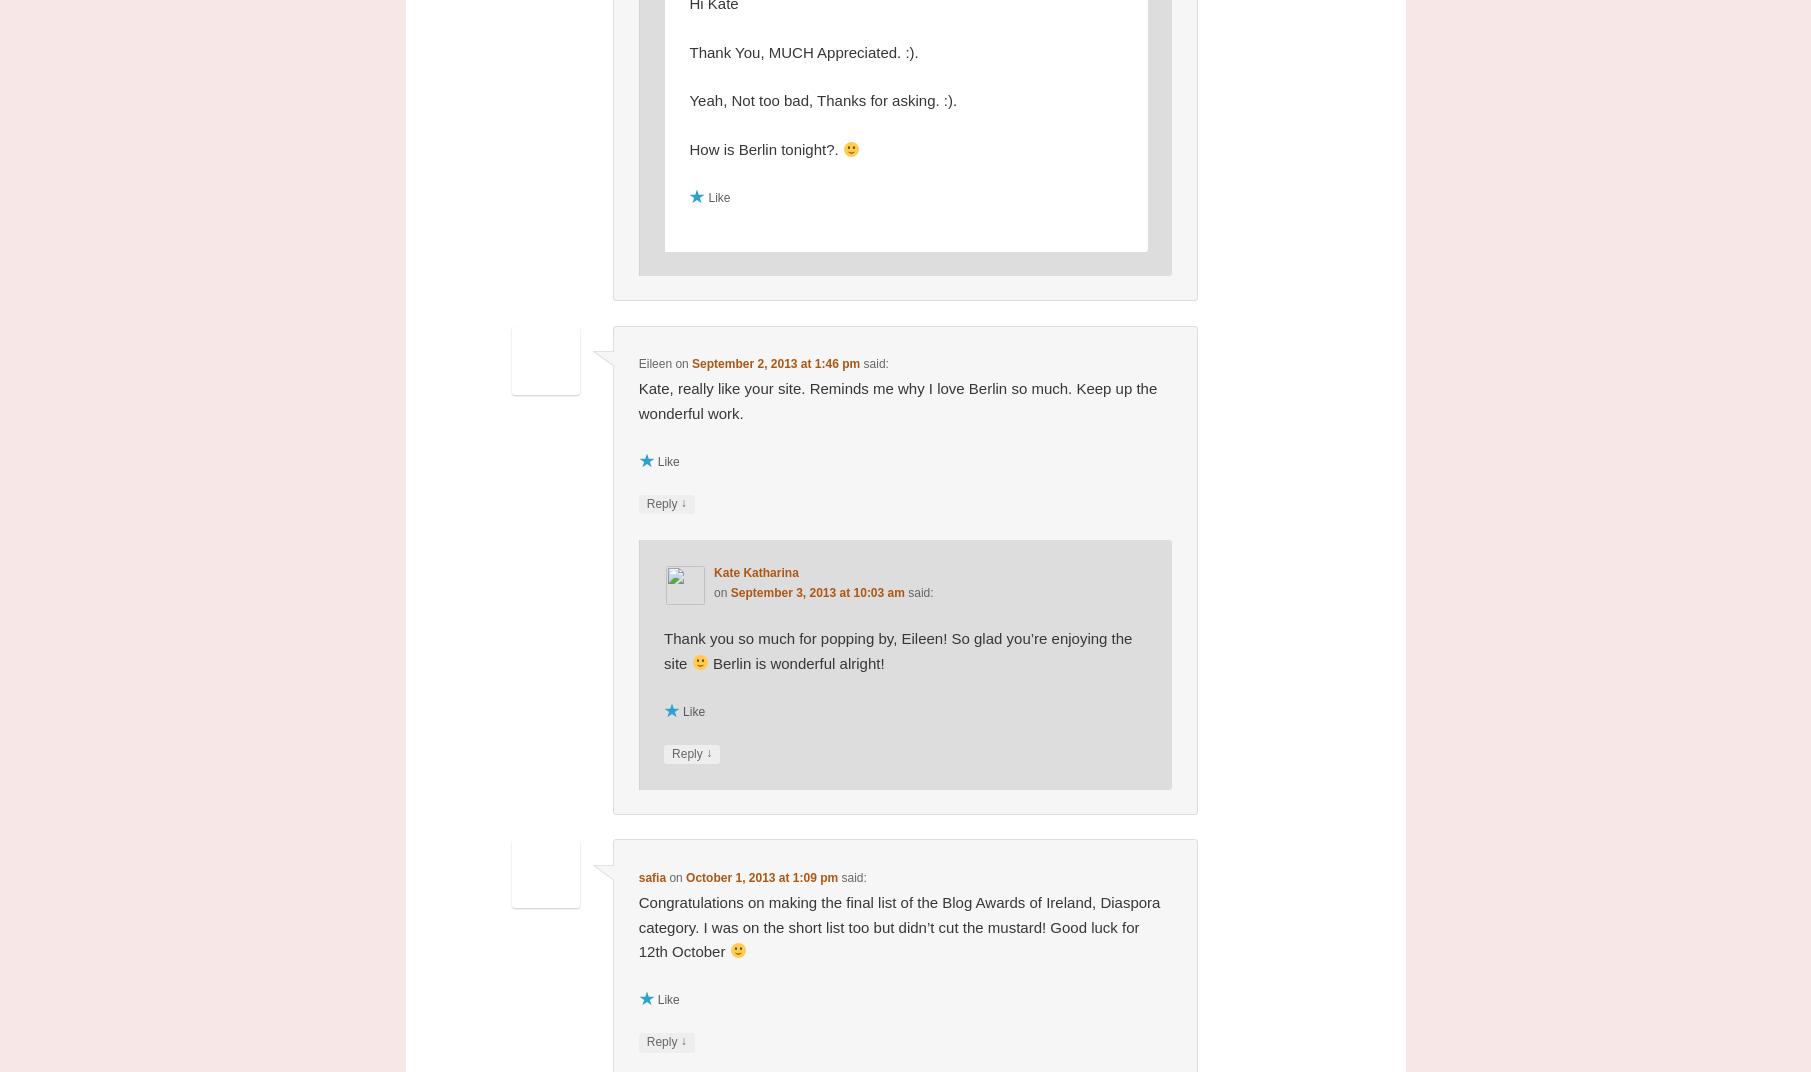 The height and width of the screenshot is (1072, 1811). Describe the element at coordinates (651, 877) in the screenshot. I see `'safia'` at that location.